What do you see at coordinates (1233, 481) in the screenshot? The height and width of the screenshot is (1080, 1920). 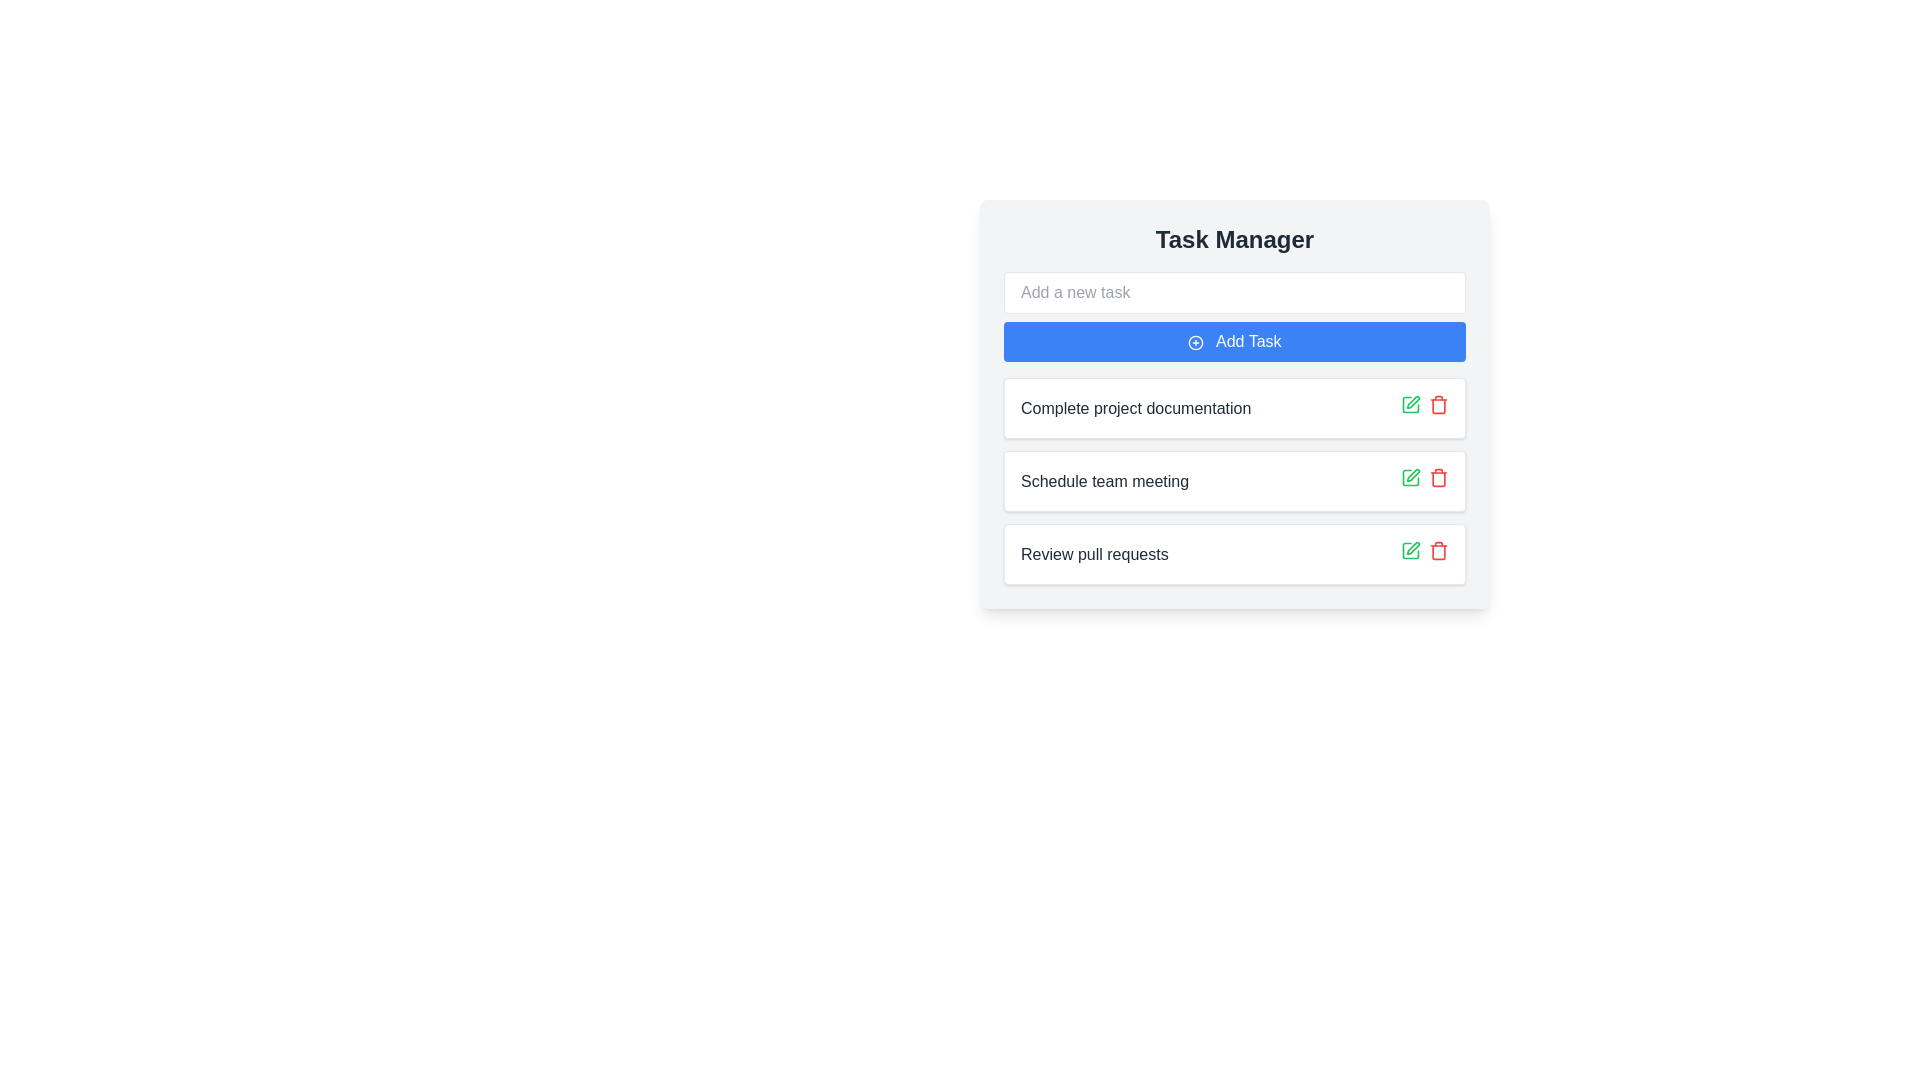 I see `to select the task 'Schedule team meeting' which is the second item in the task manager interface` at bounding box center [1233, 481].